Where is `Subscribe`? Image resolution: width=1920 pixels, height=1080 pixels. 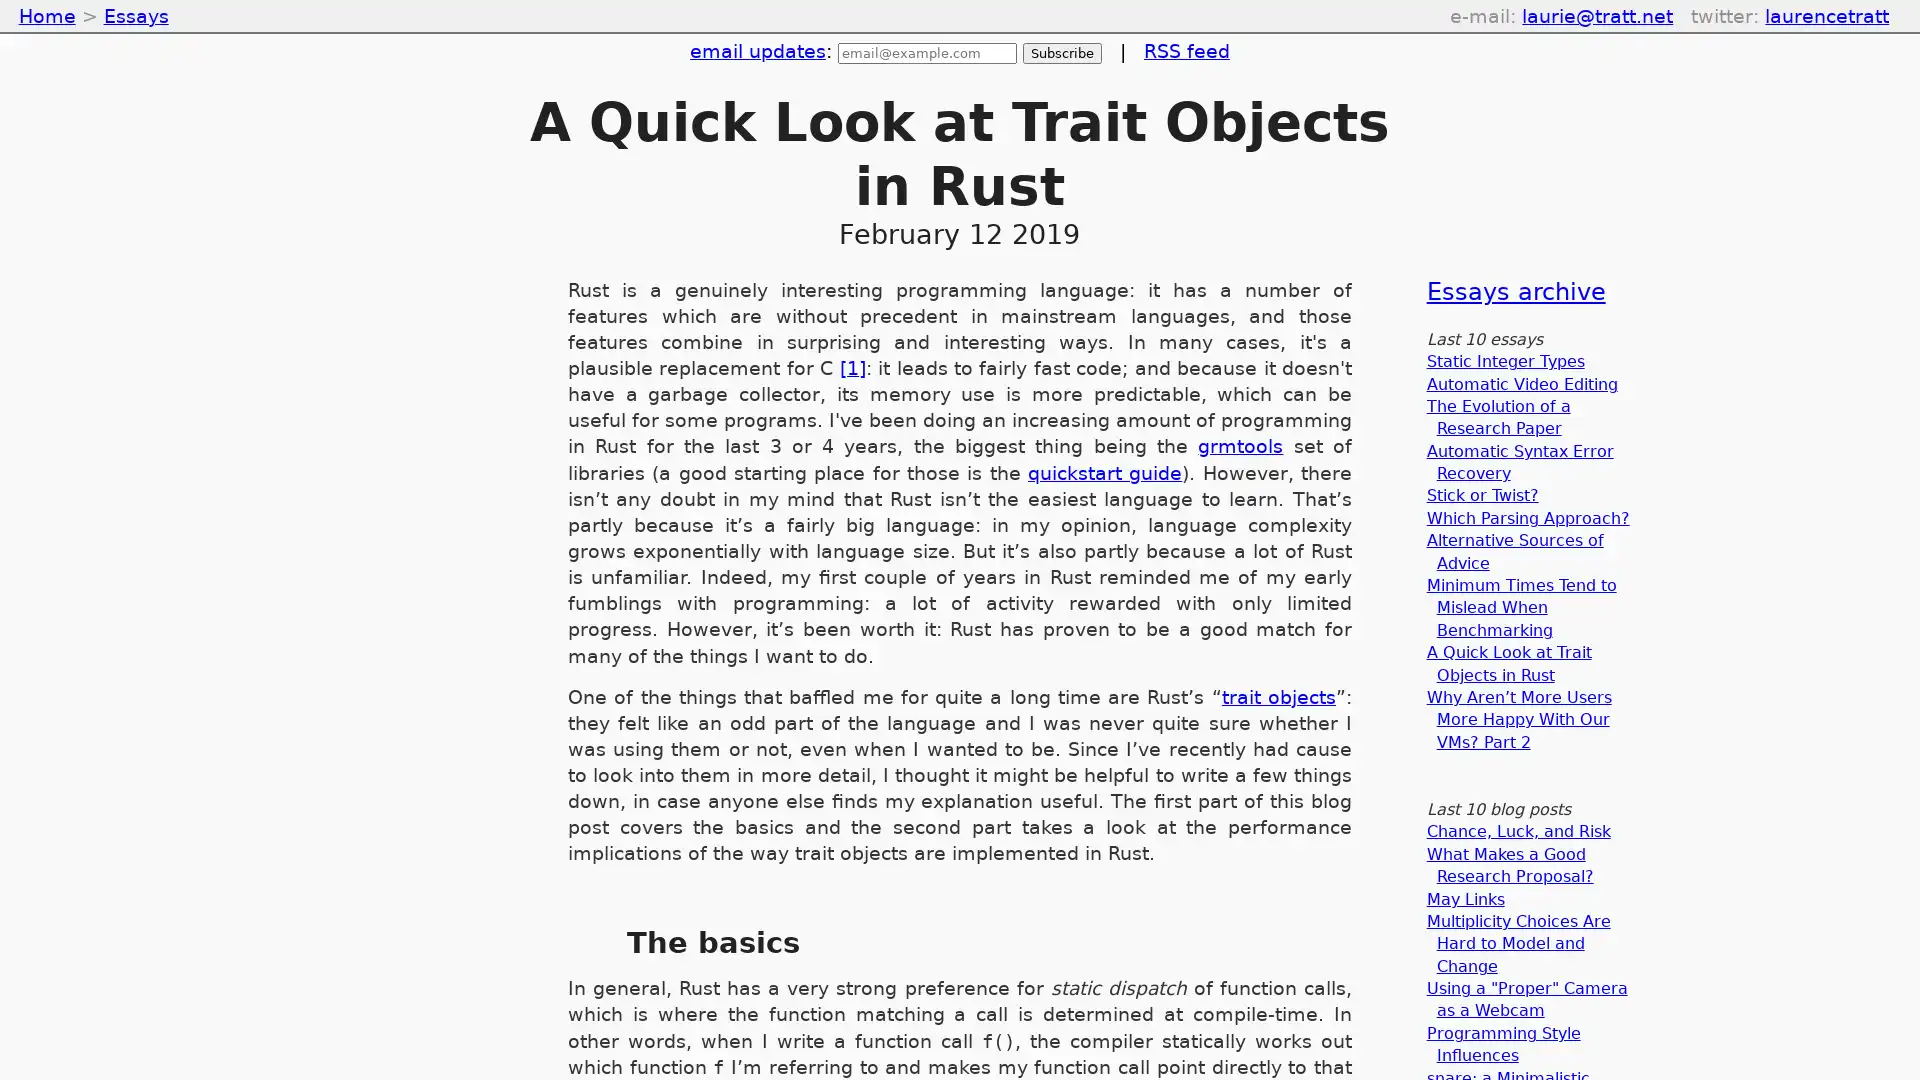
Subscribe is located at coordinates (1060, 52).